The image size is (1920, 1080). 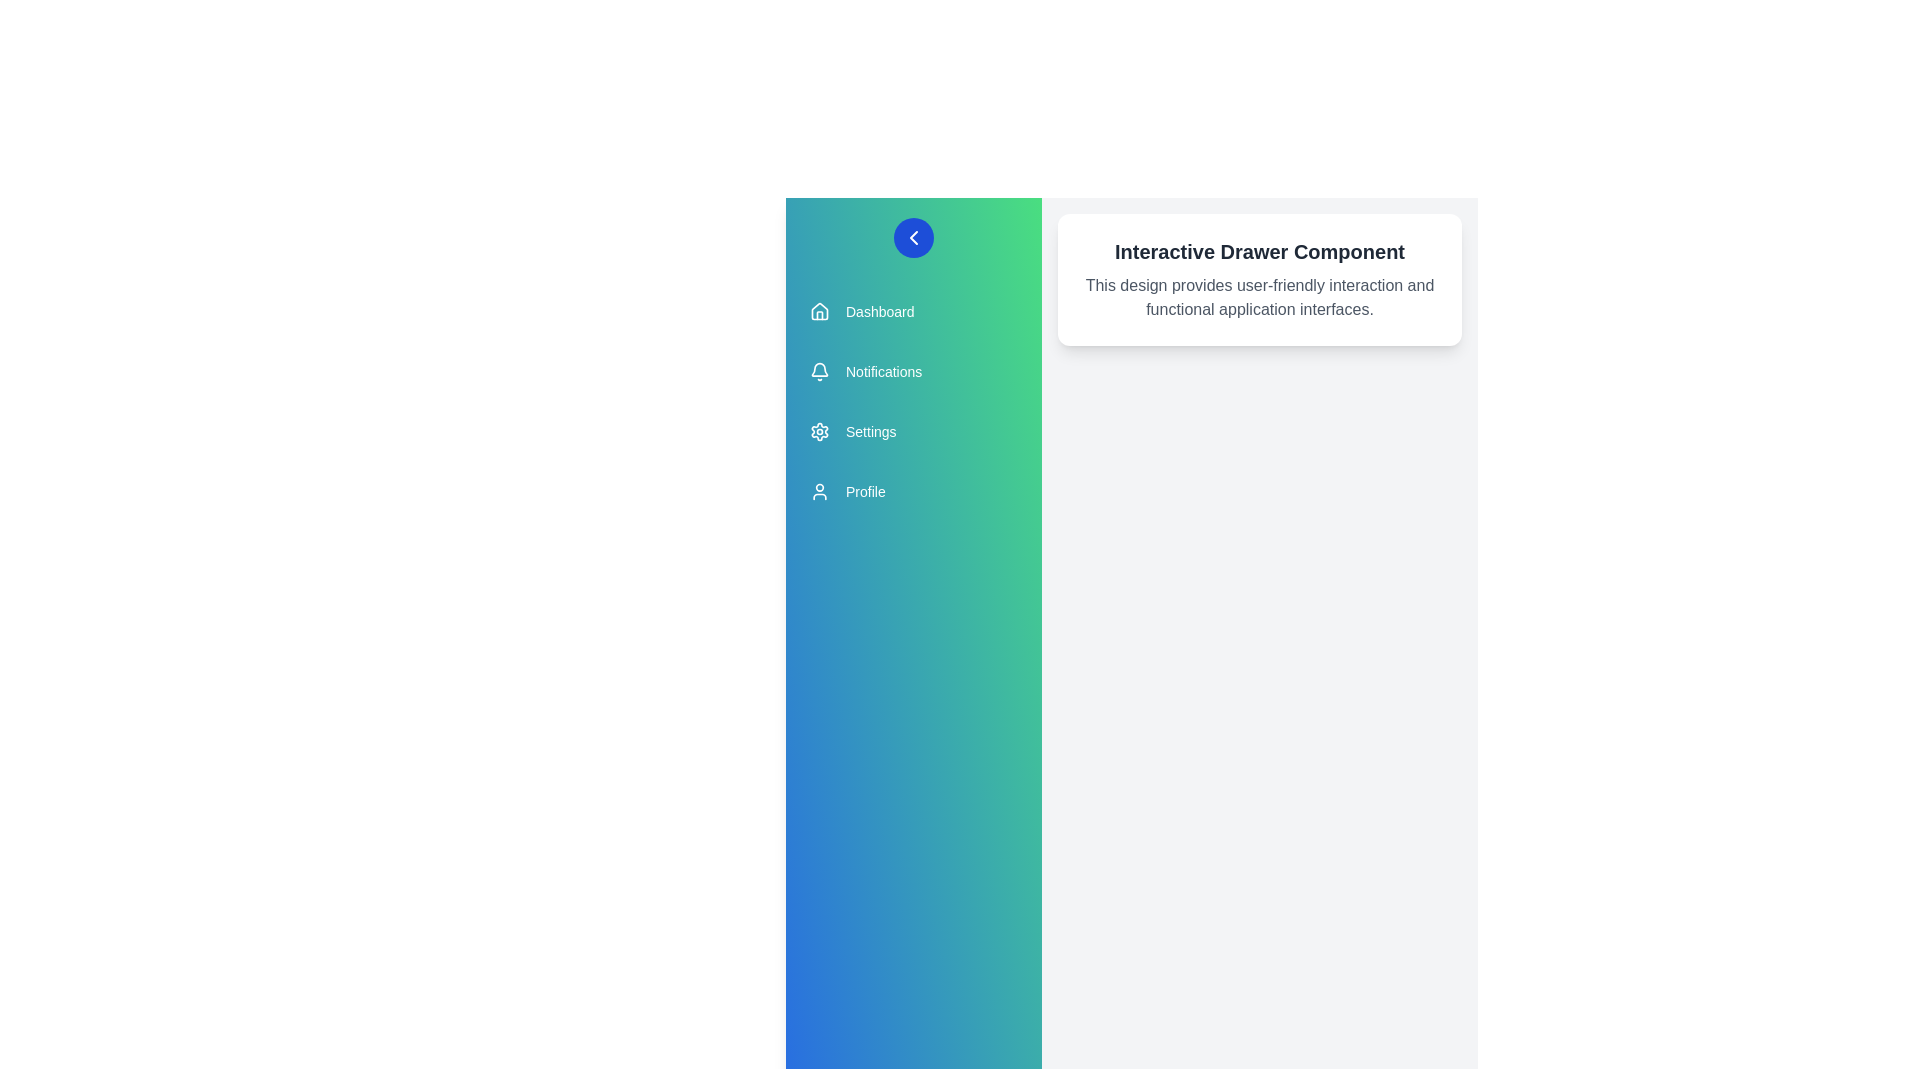 What do you see at coordinates (912, 312) in the screenshot?
I see `the menu item Dashboard from the drawer` at bounding box center [912, 312].